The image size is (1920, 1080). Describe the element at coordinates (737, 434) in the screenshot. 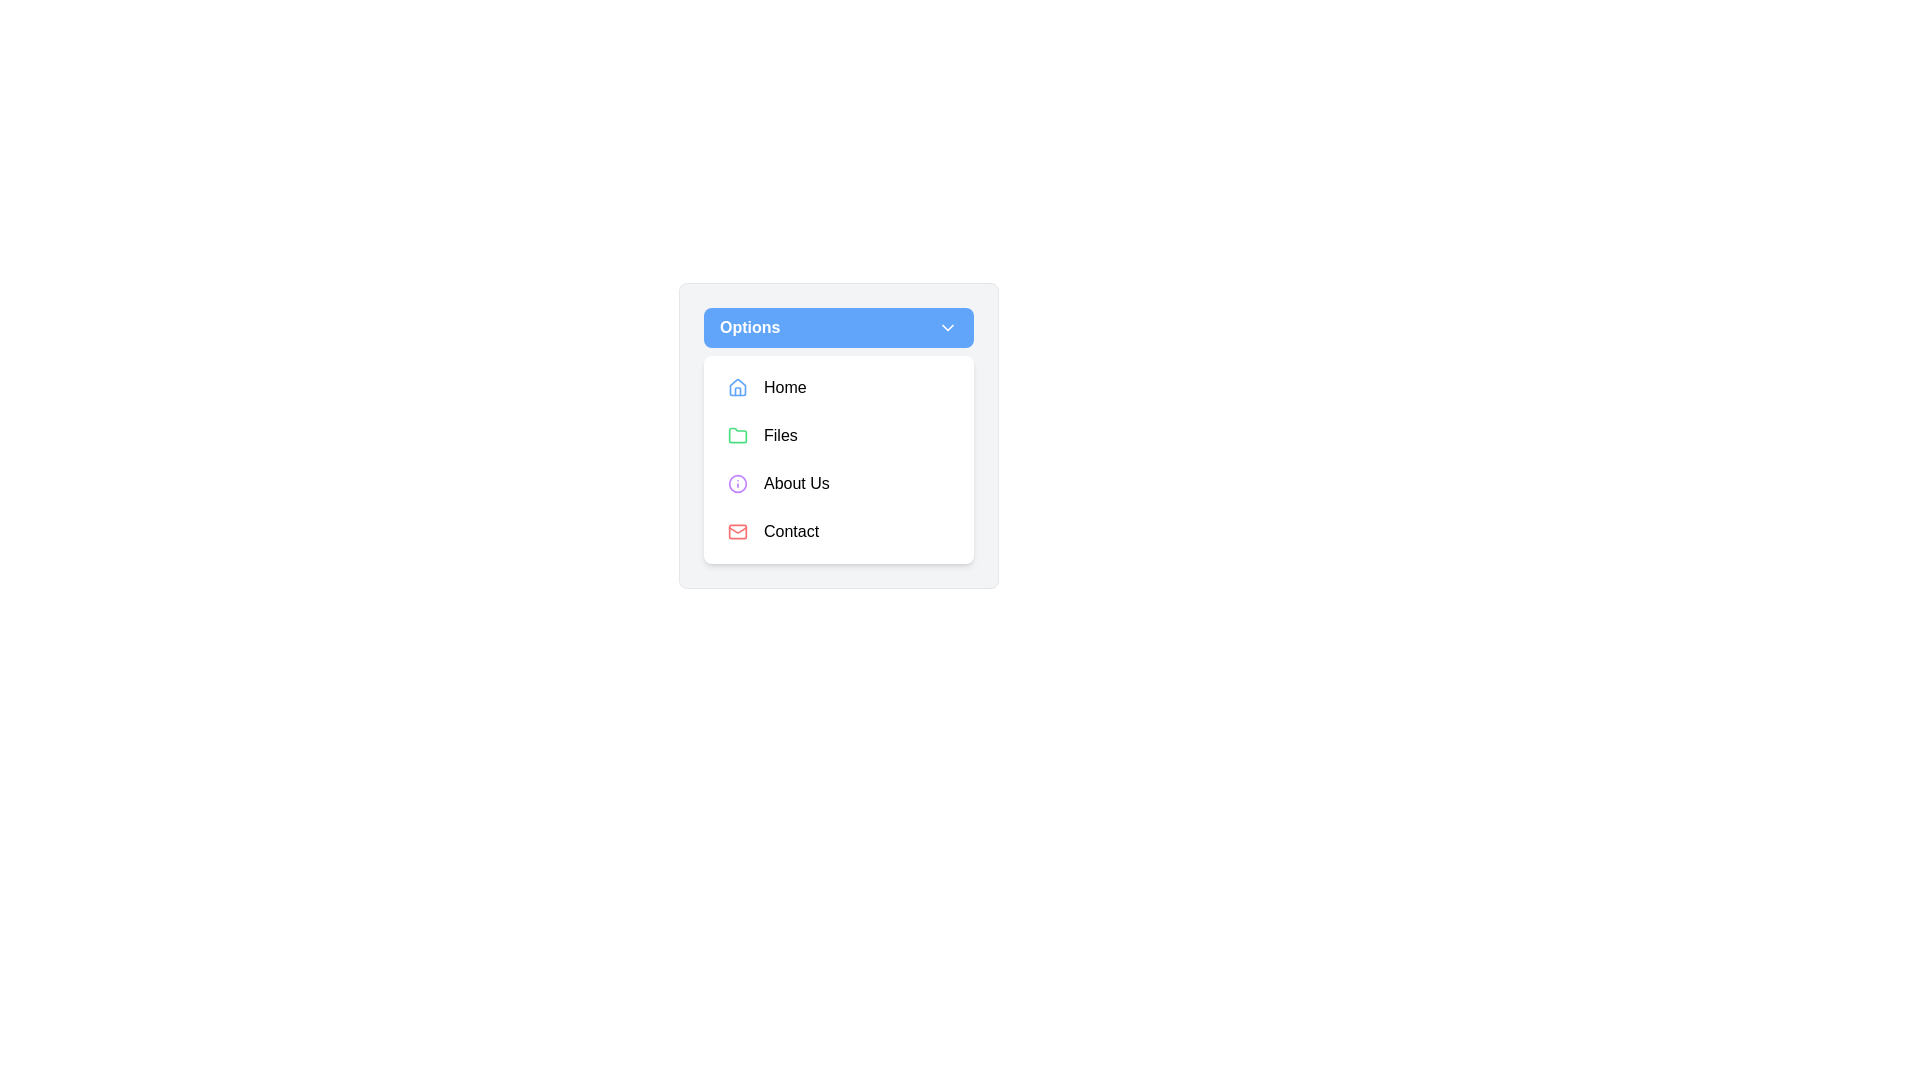

I see `the 'Files' icon in the dropdown menu, which is located second in the list of options, directly below 'Home'` at that location.